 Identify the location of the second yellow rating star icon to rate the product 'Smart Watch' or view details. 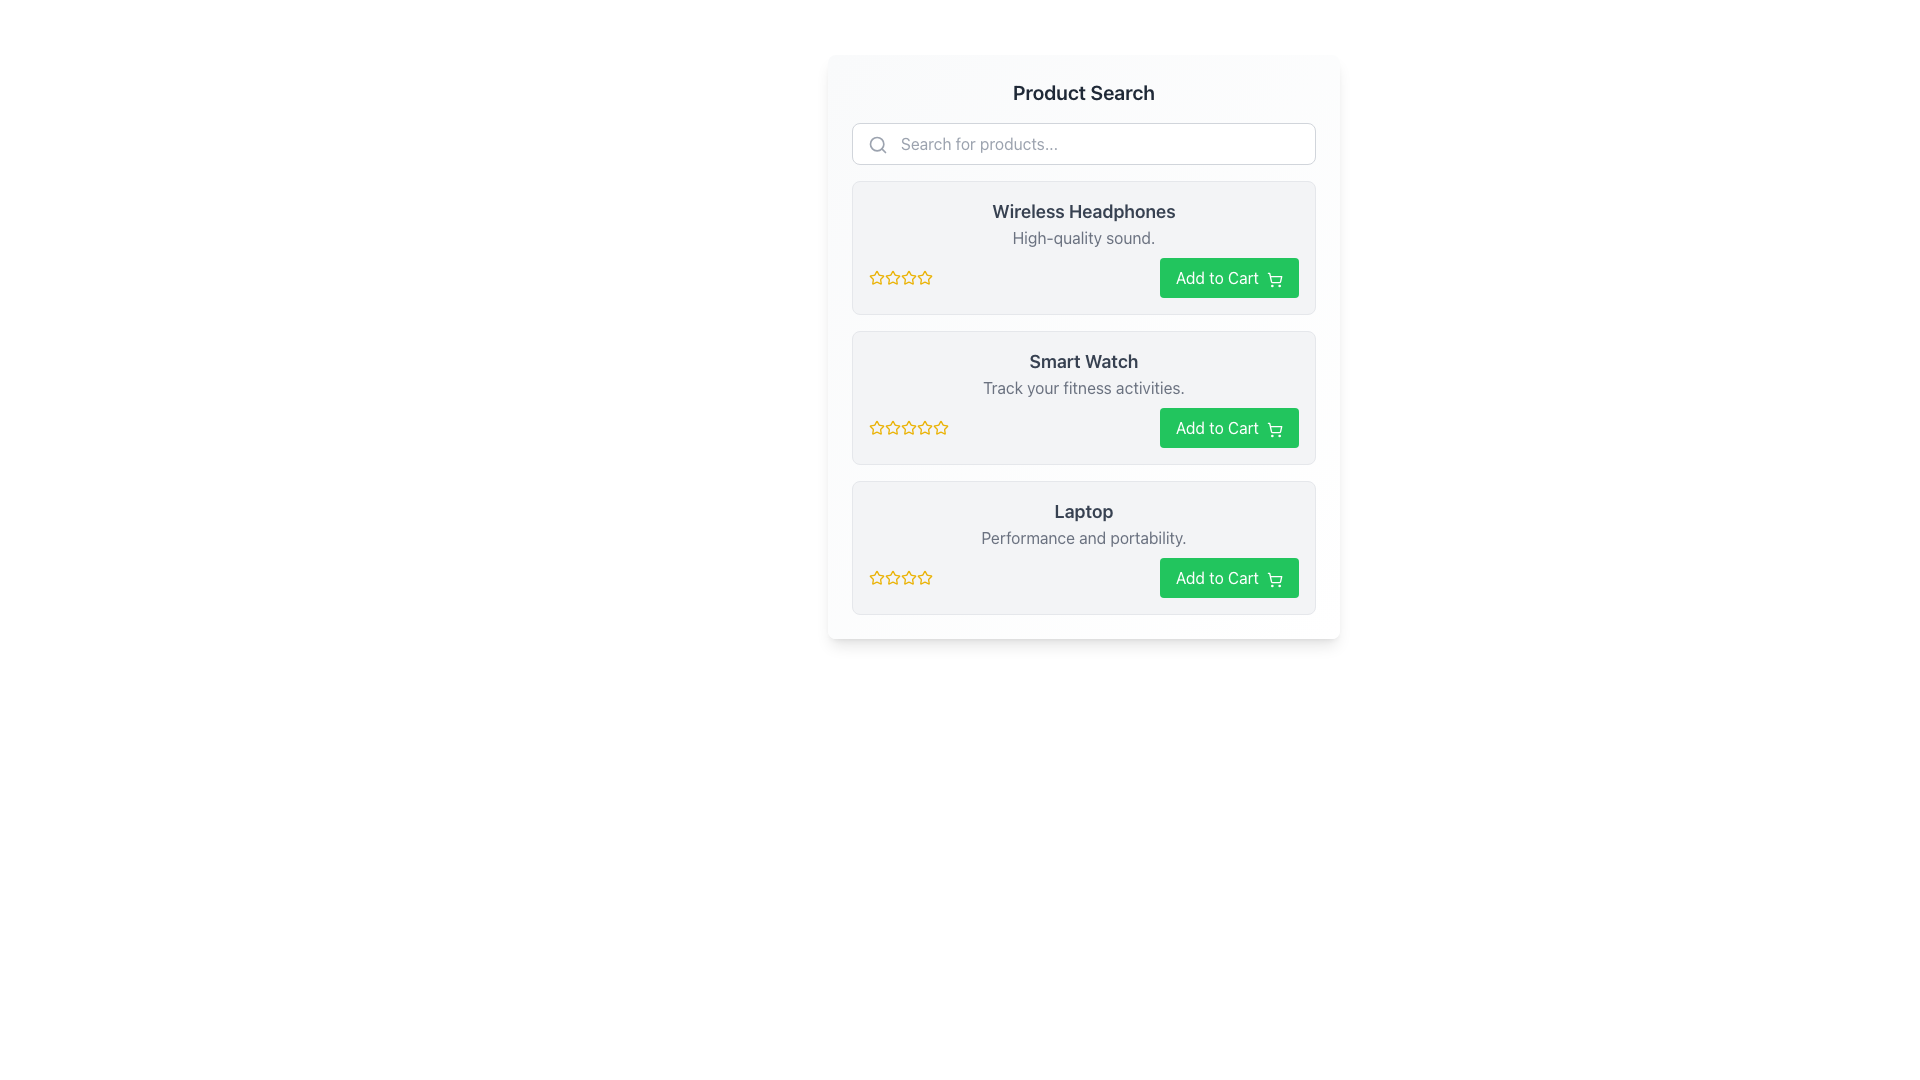
(877, 426).